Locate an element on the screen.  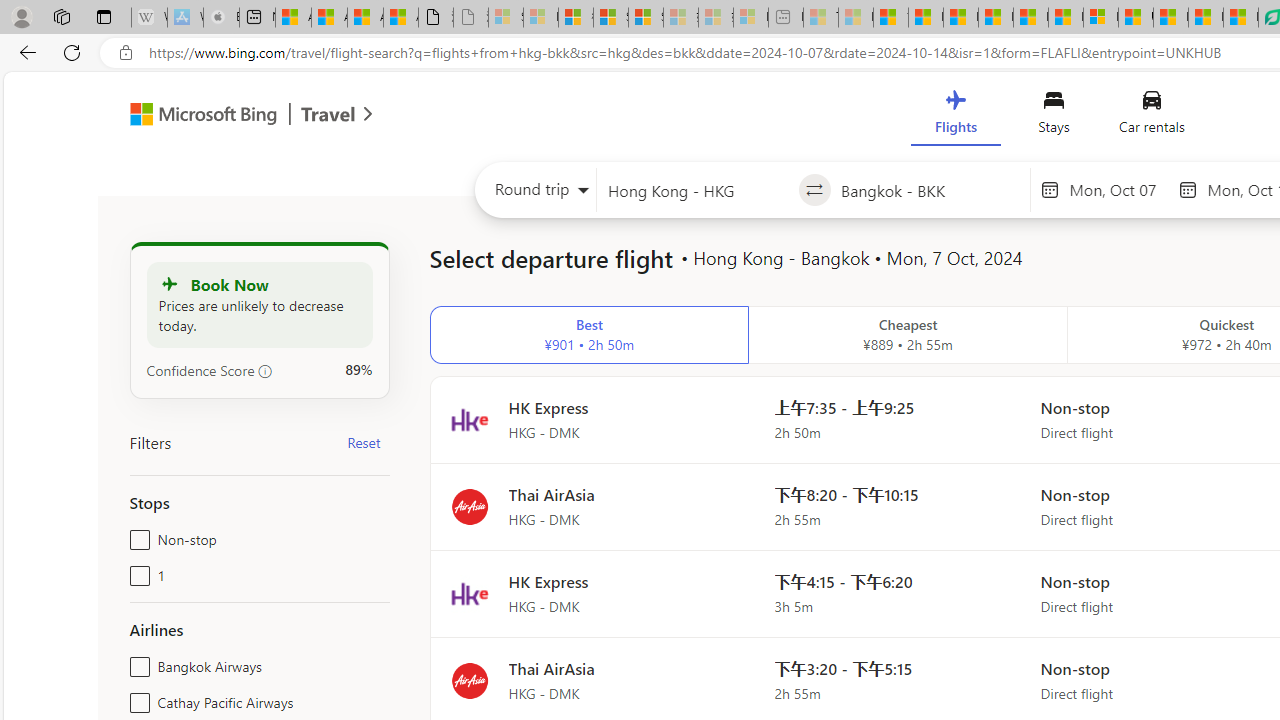
'Aberdeen, Hong Kong SAR severe weather | Microsoft Weather' is located at coordinates (400, 17).